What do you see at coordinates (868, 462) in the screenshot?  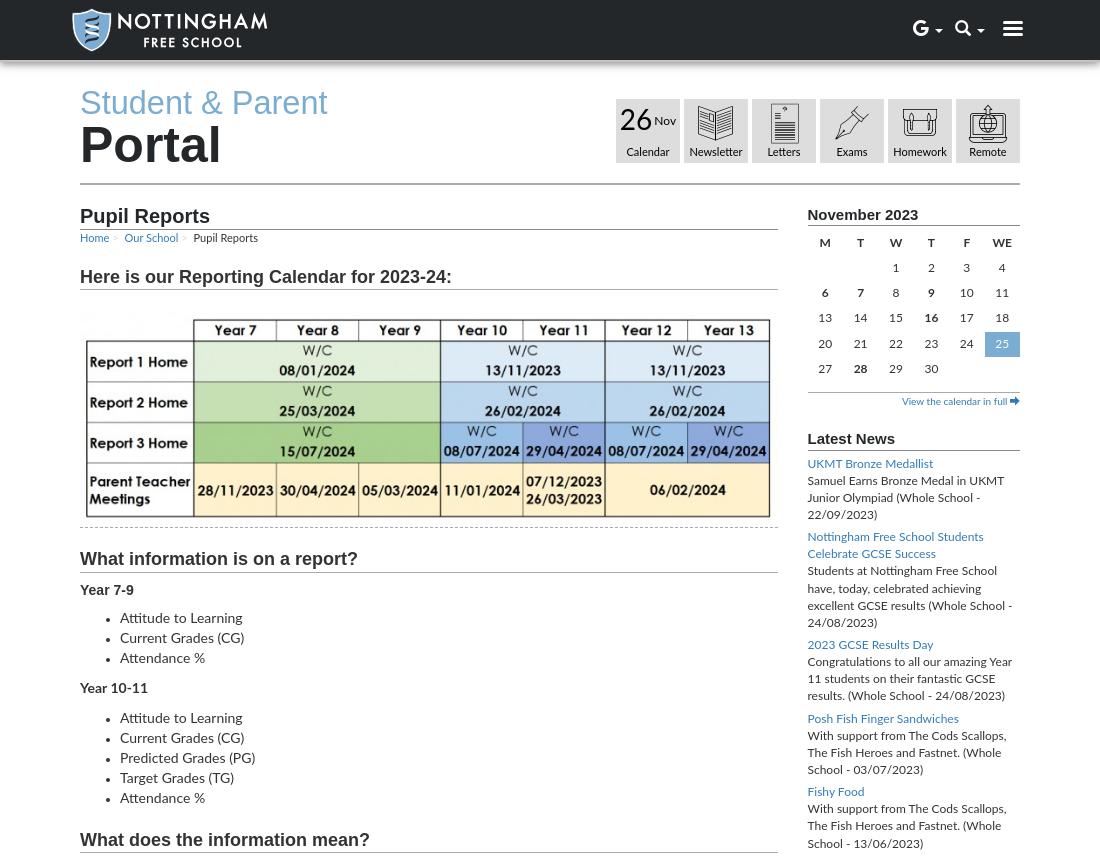 I see `'UKMT Bronze Medallist'` at bounding box center [868, 462].